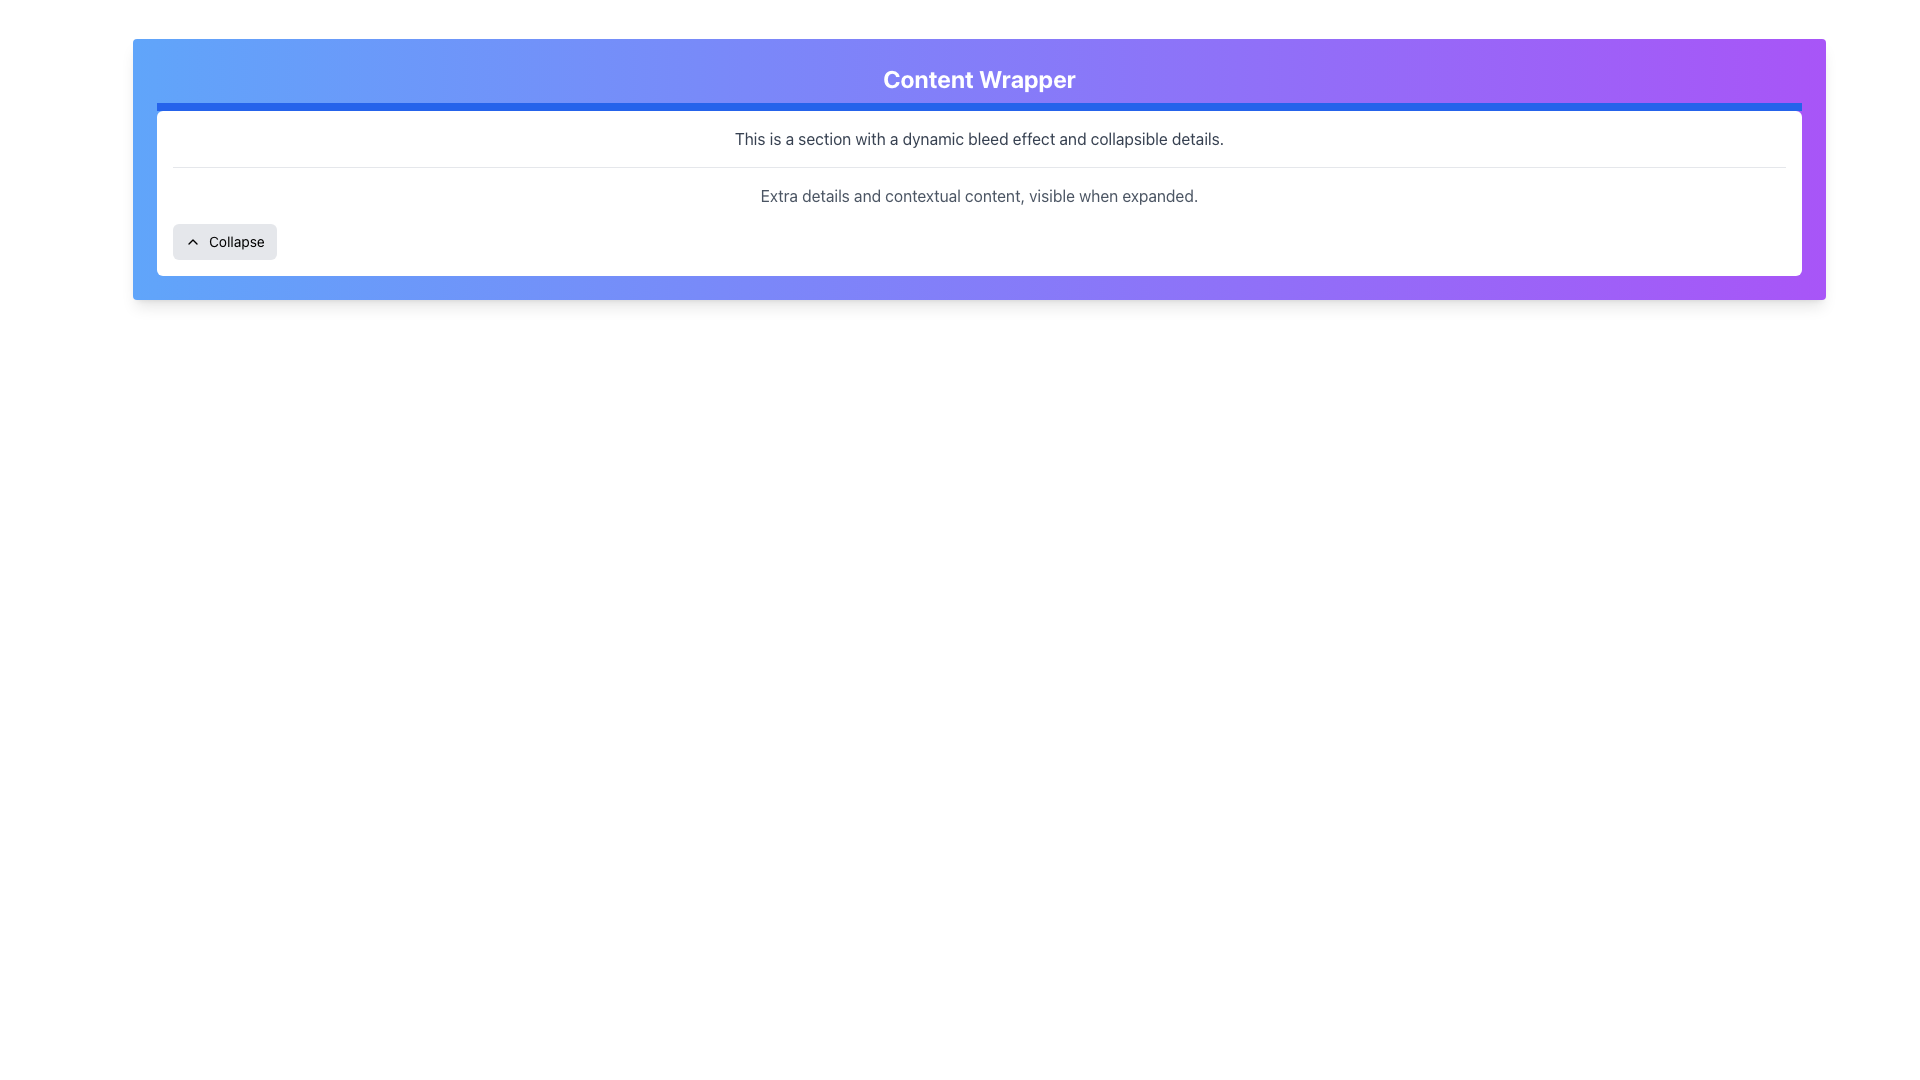  Describe the element at coordinates (979, 187) in the screenshot. I see `the non-interactive Text block that provides additional details or context, positioned below the introductory text and above the 'Collapse' button` at that location.